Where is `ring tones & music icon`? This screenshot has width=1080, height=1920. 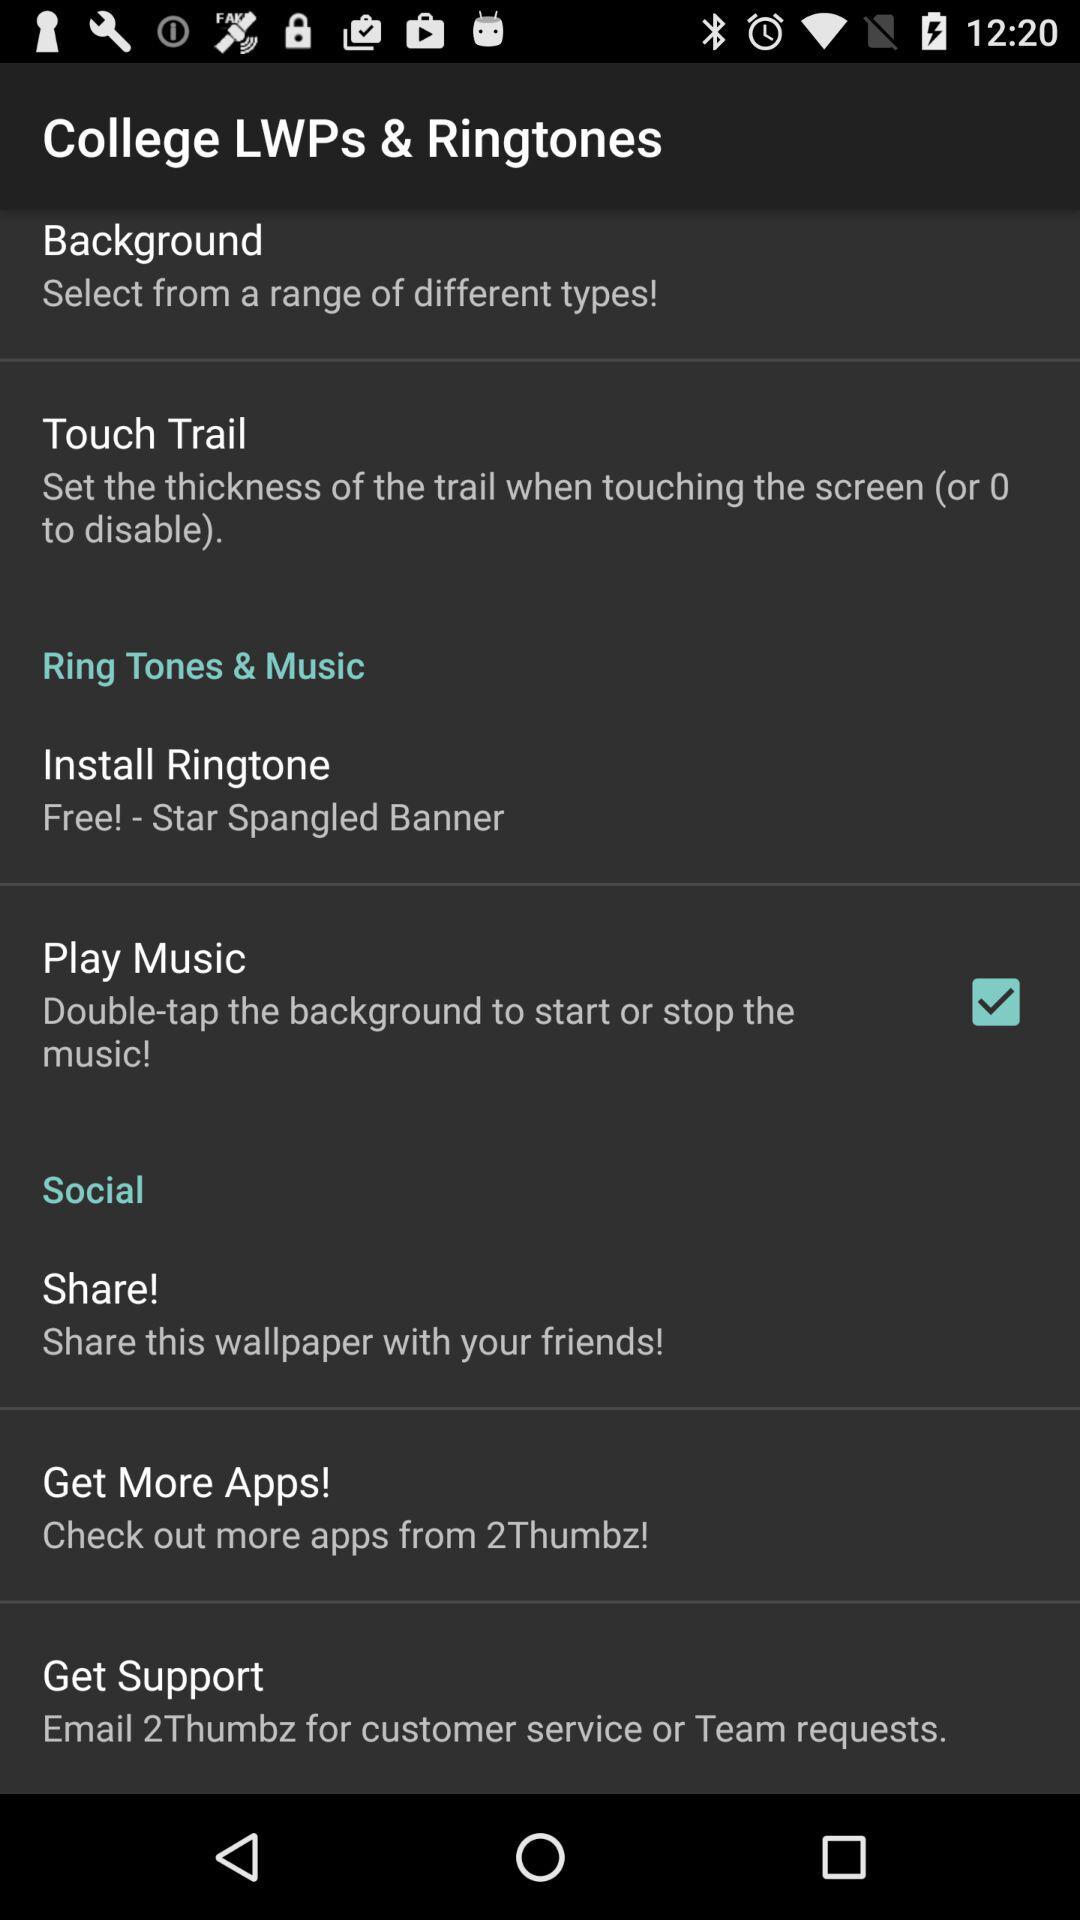
ring tones & music icon is located at coordinates (540, 643).